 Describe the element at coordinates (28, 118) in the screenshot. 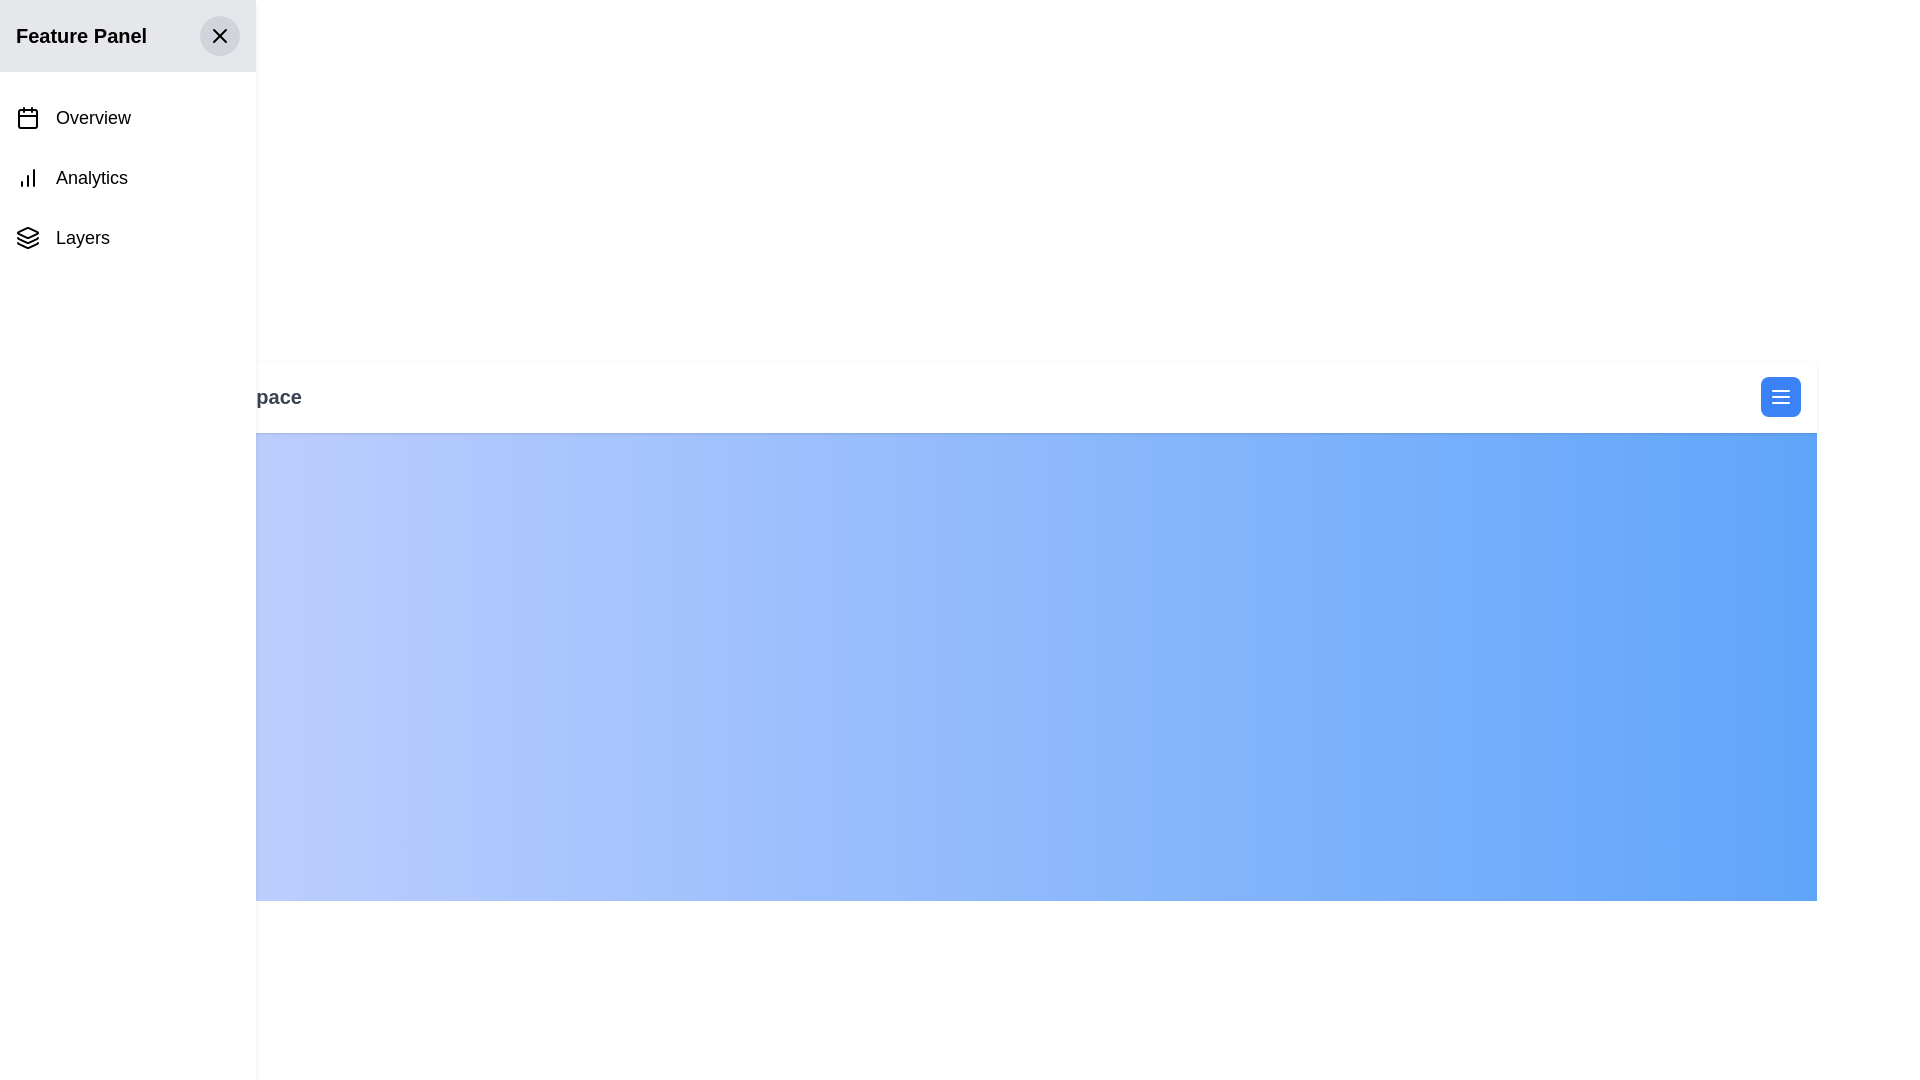

I see `the small calendar icon with a black outline and white fill, which is located to the far left of the 'Overview' menu item` at that location.